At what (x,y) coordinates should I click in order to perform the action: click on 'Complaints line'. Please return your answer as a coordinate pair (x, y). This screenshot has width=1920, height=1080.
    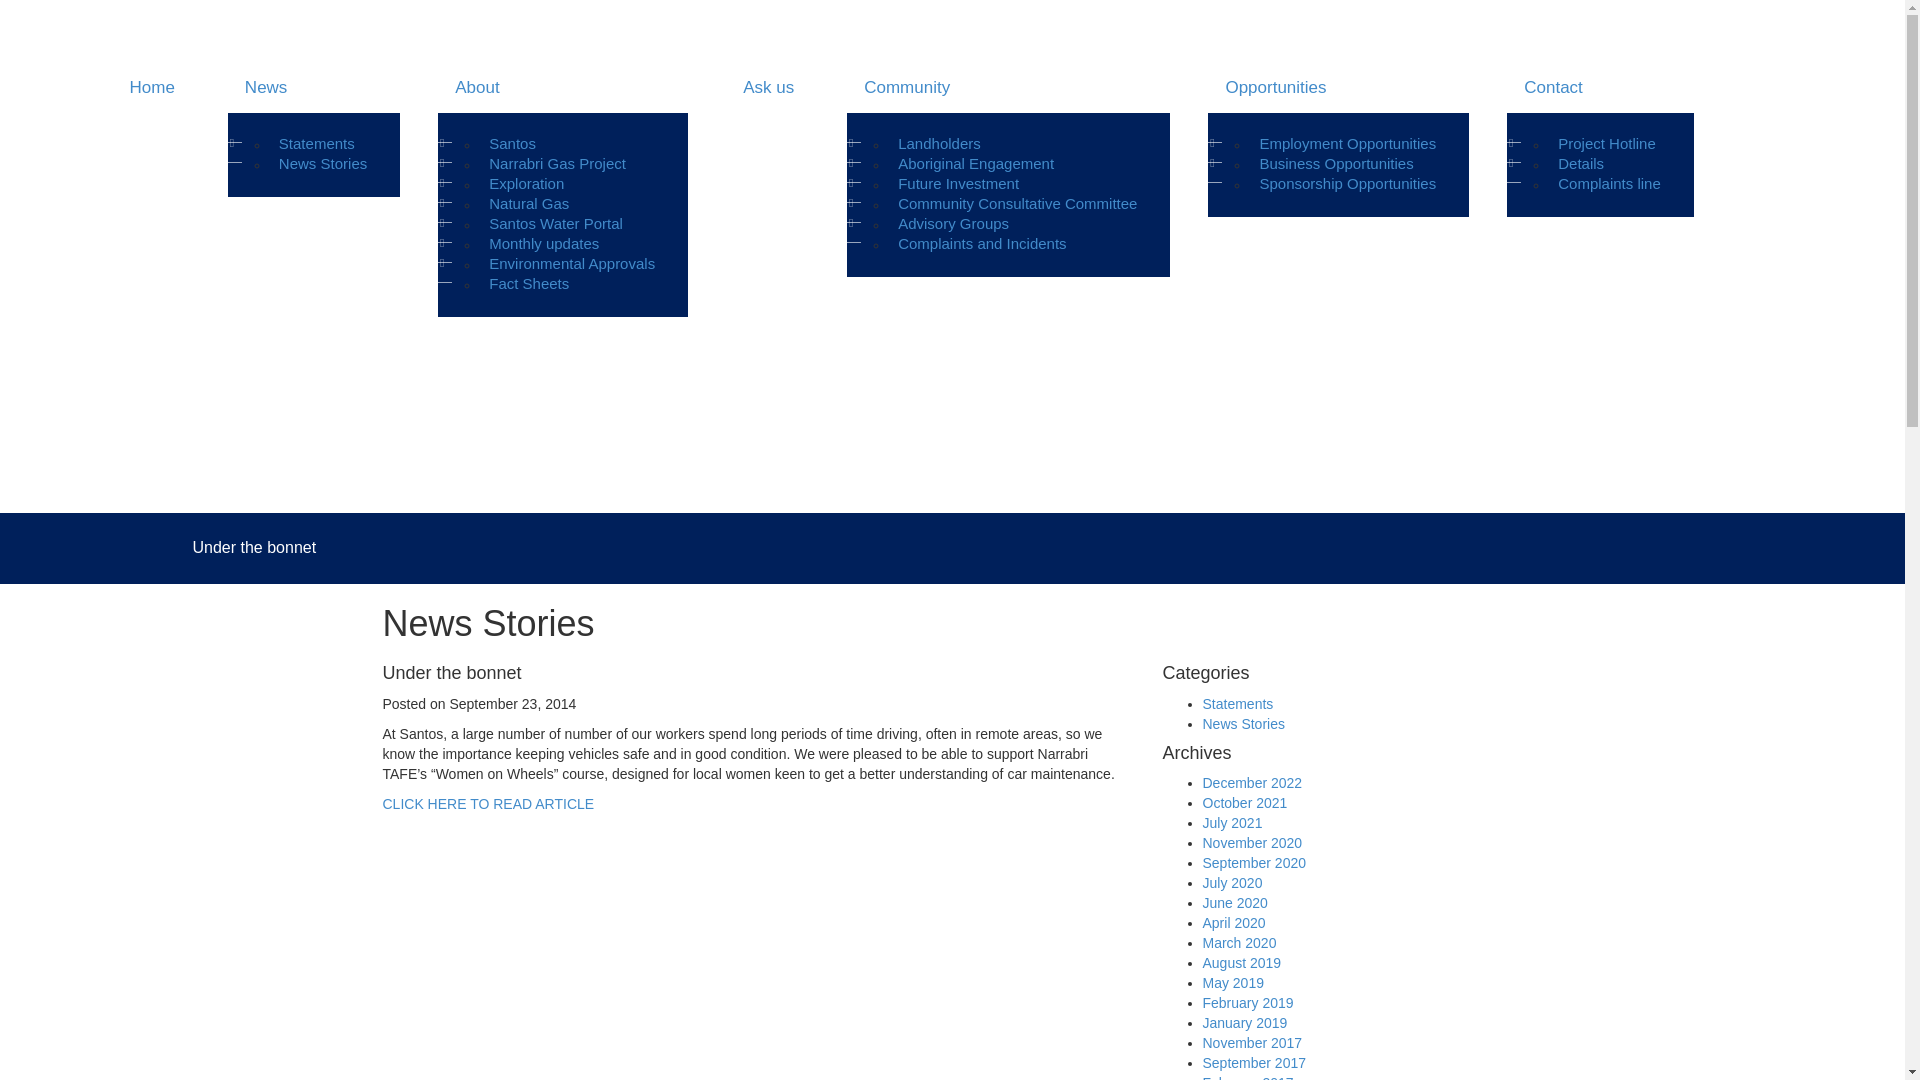
    Looking at the image, I should click on (1609, 184).